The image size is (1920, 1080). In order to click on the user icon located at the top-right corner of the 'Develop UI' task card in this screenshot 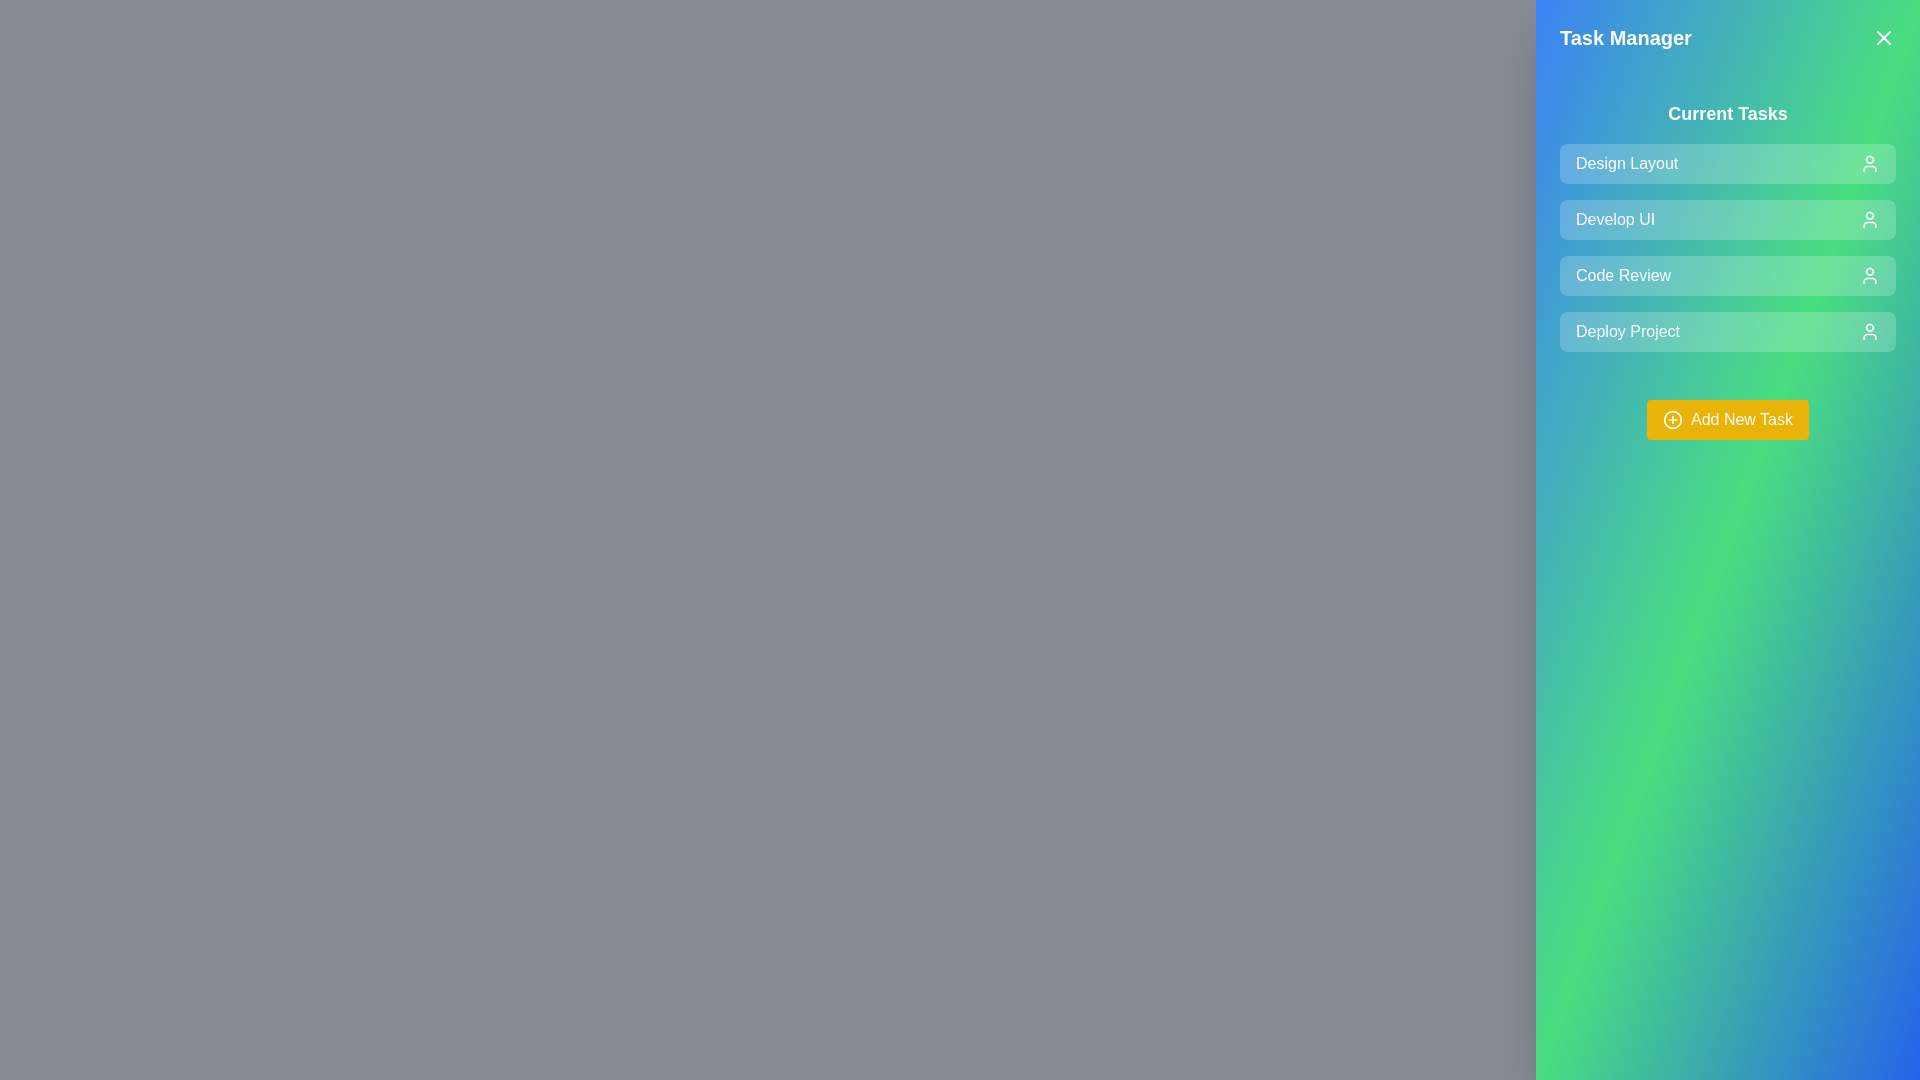, I will do `click(1869, 219)`.